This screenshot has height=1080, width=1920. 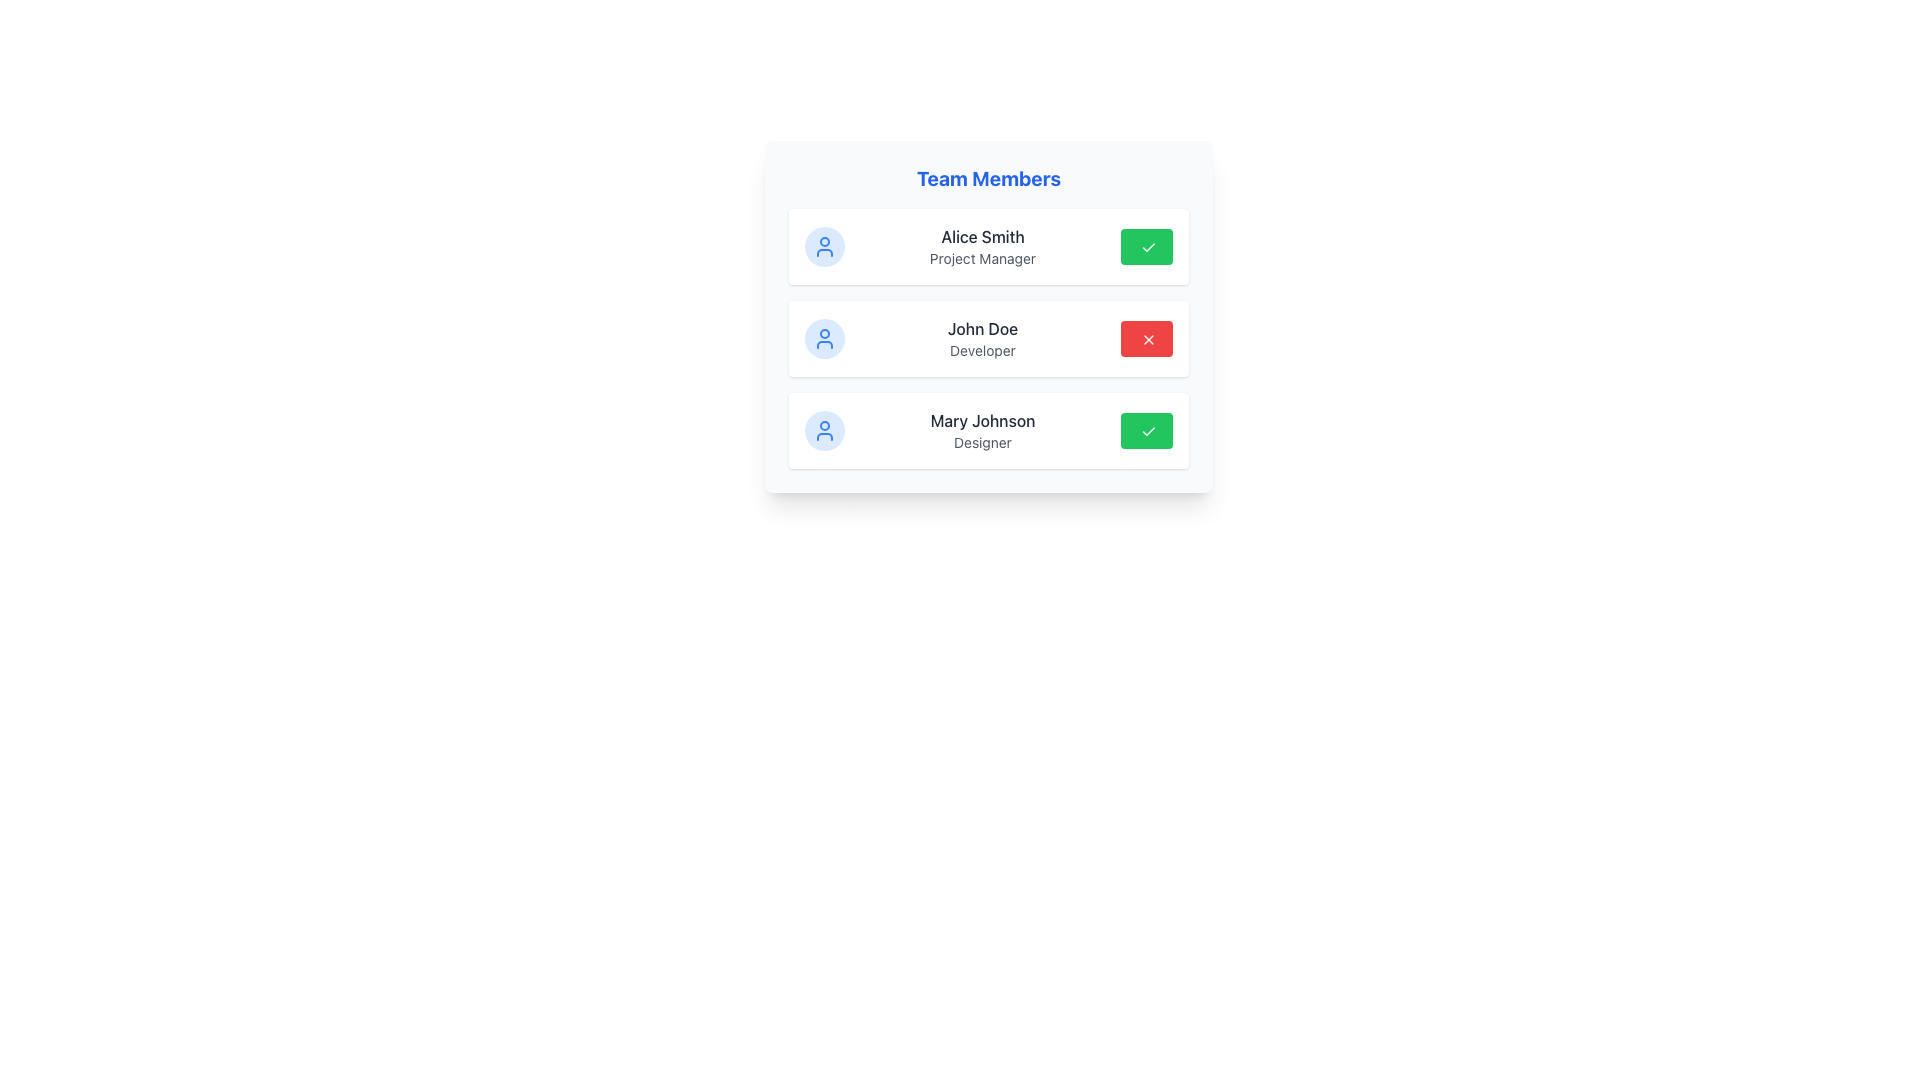 I want to click on the text label displaying 'Alice Smith', which is positioned above the 'Project Manager' label and to the right of a circular profile icon in the first card under the 'Team Members' heading, so click(x=983, y=235).